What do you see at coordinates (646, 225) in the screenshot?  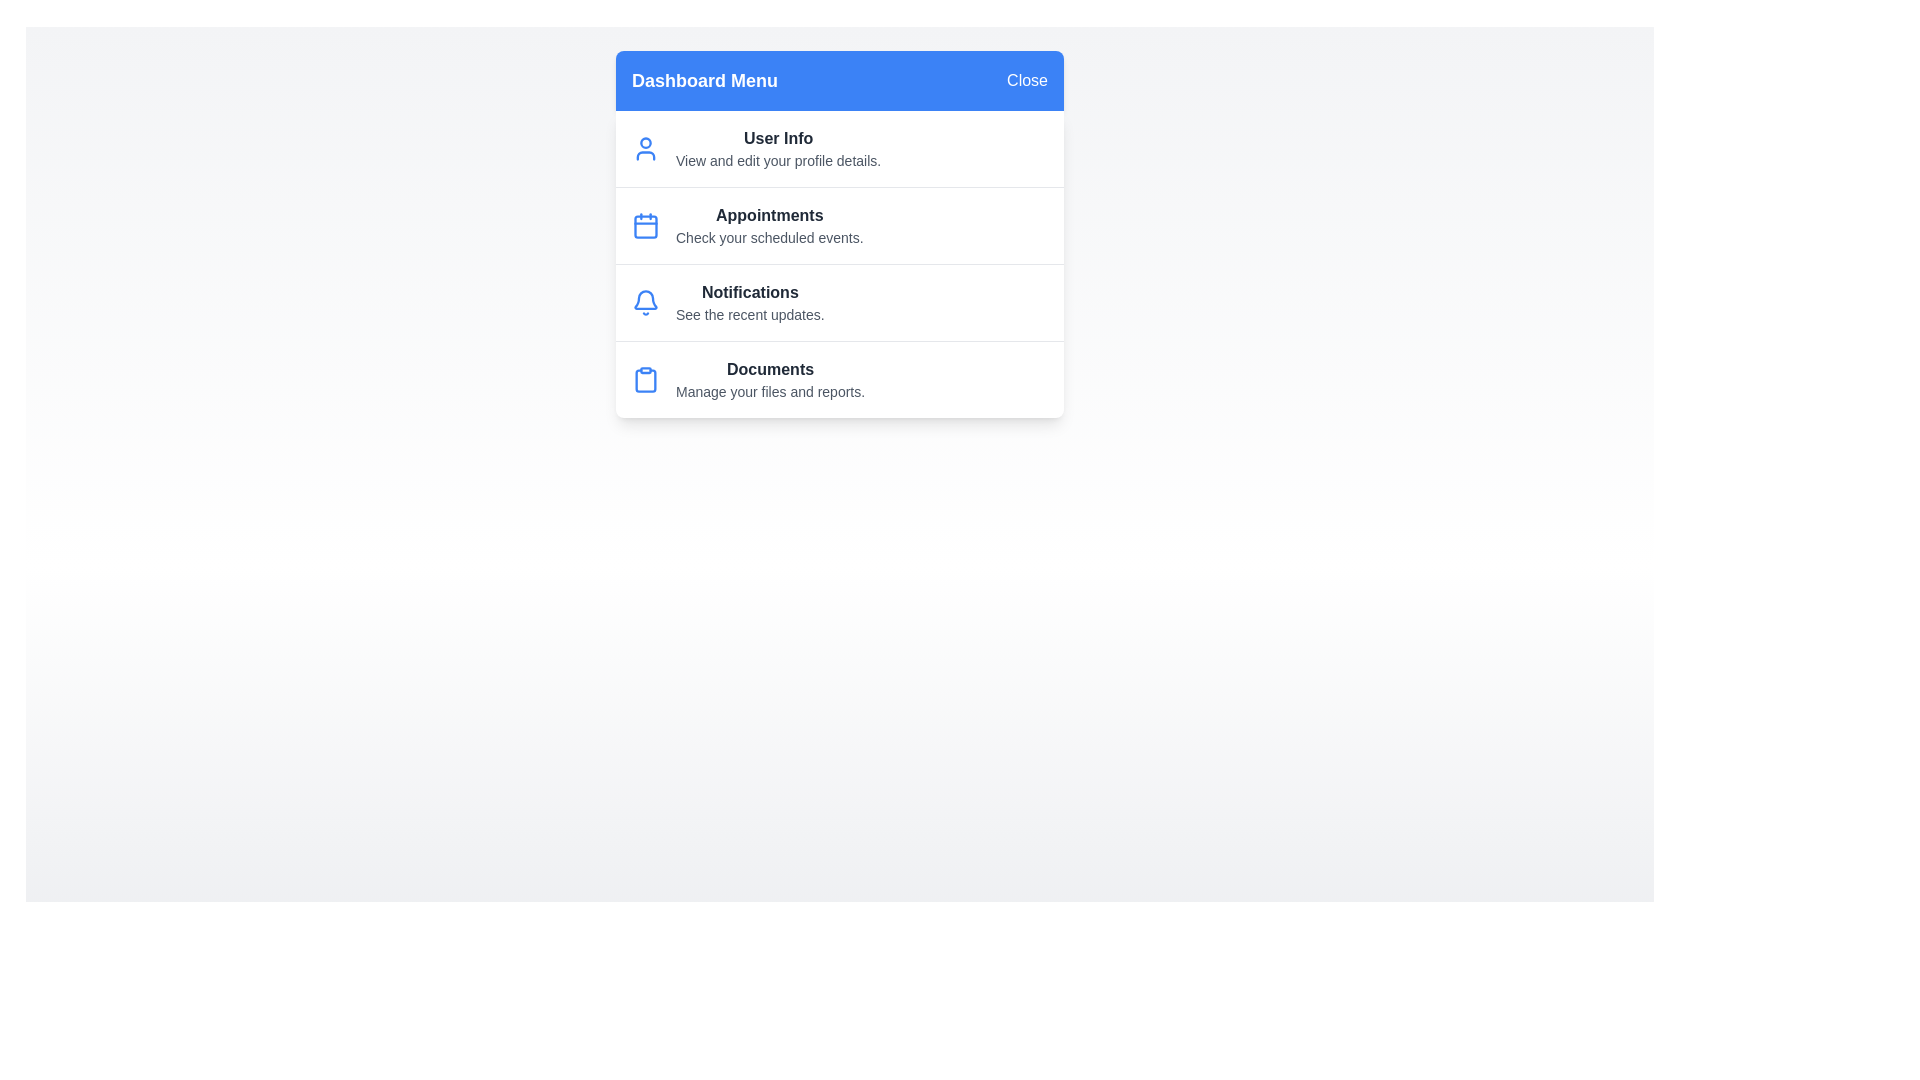 I see `the icon representing Appointments` at bounding box center [646, 225].